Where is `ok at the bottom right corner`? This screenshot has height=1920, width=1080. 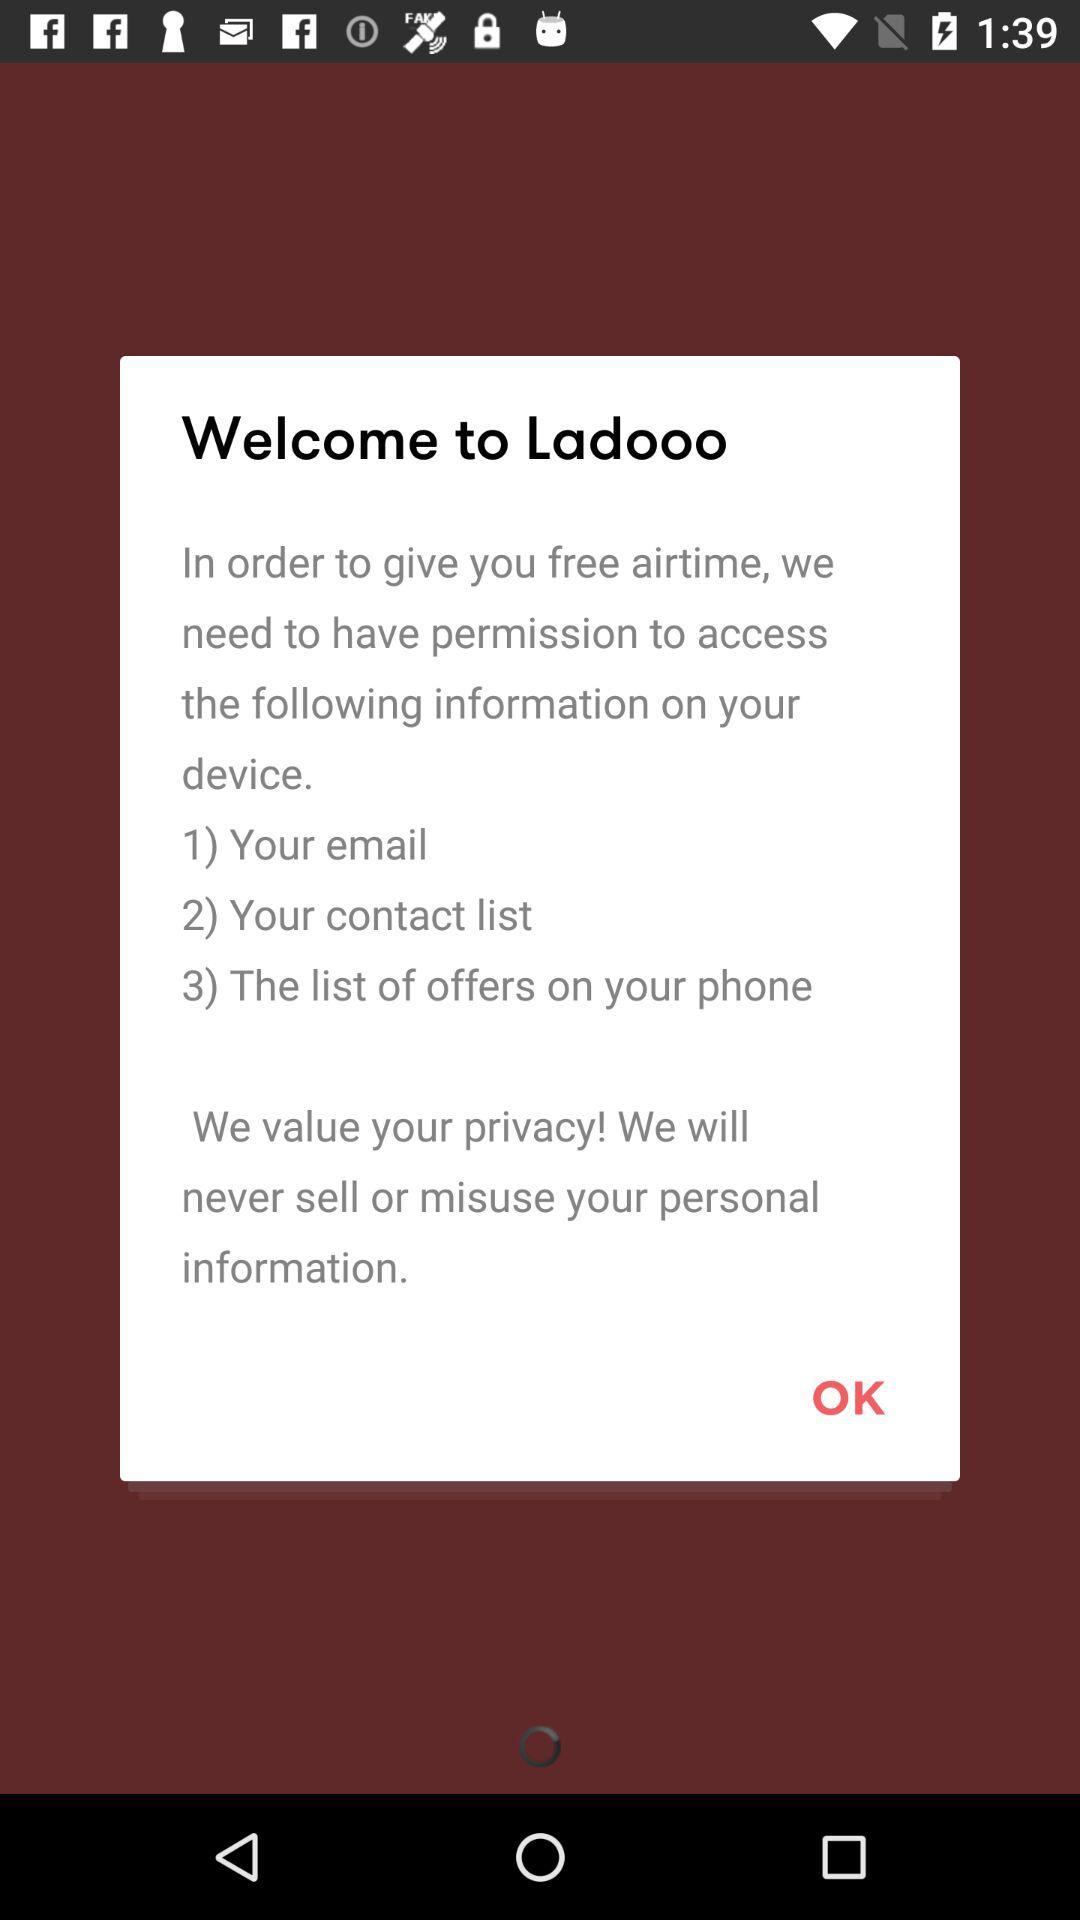
ok at the bottom right corner is located at coordinates (848, 1396).